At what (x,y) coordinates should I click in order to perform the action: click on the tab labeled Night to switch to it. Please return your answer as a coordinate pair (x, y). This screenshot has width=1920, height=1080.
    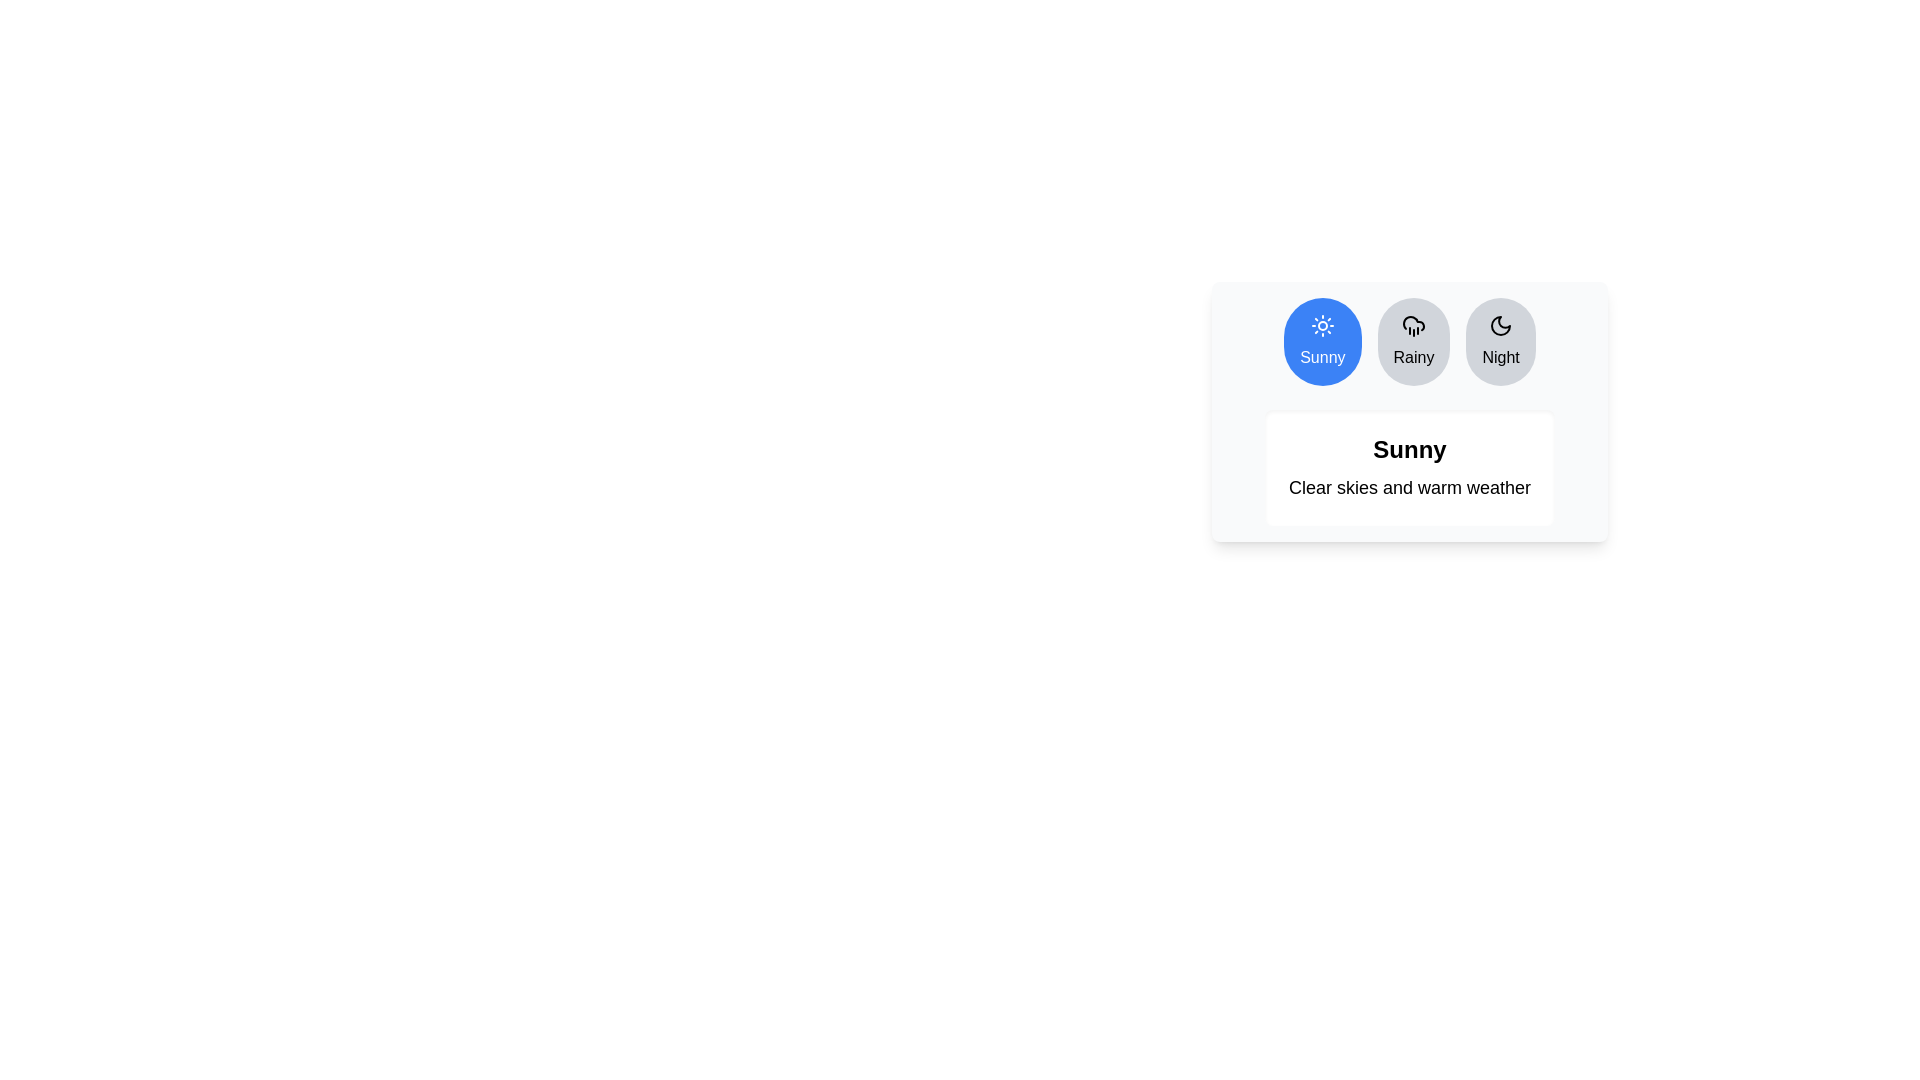
    Looking at the image, I should click on (1501, 341).